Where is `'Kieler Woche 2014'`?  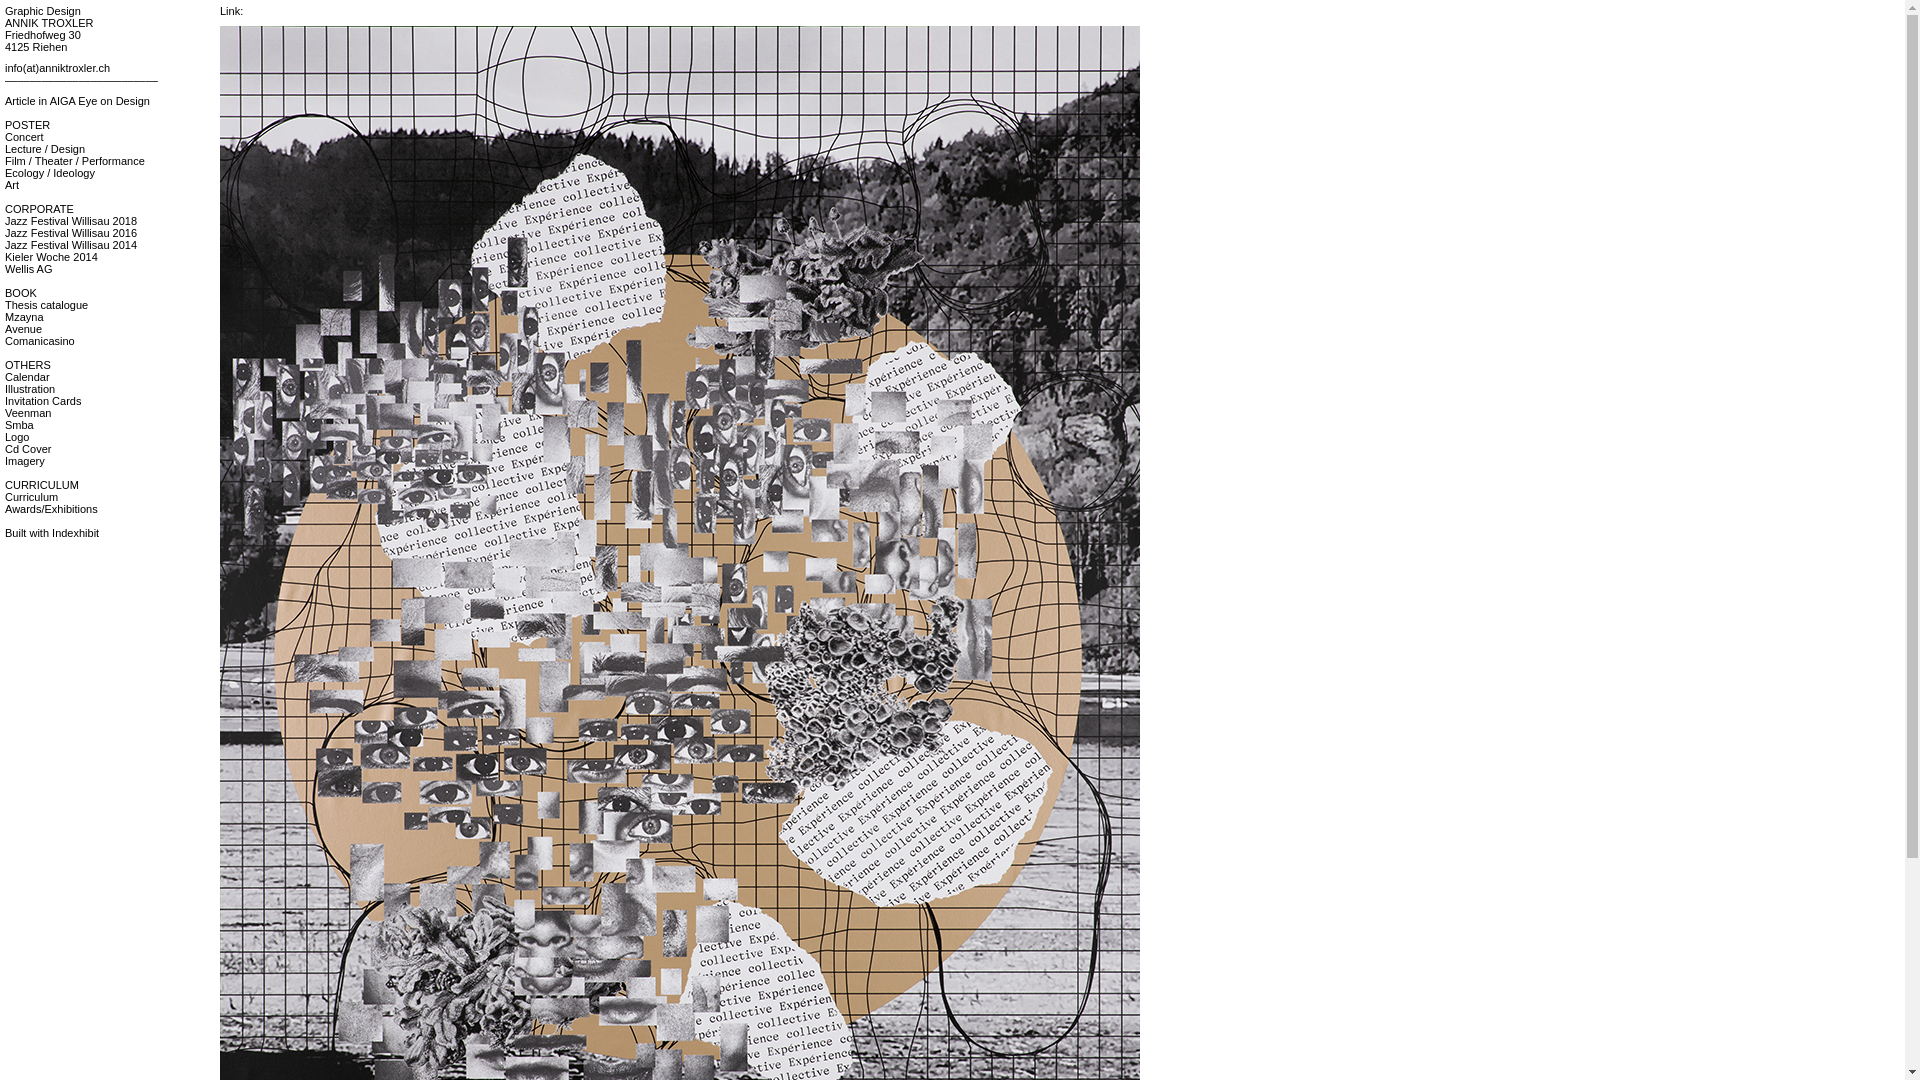 'Kieler Woche 2014' is located at coordinates (51, 256).